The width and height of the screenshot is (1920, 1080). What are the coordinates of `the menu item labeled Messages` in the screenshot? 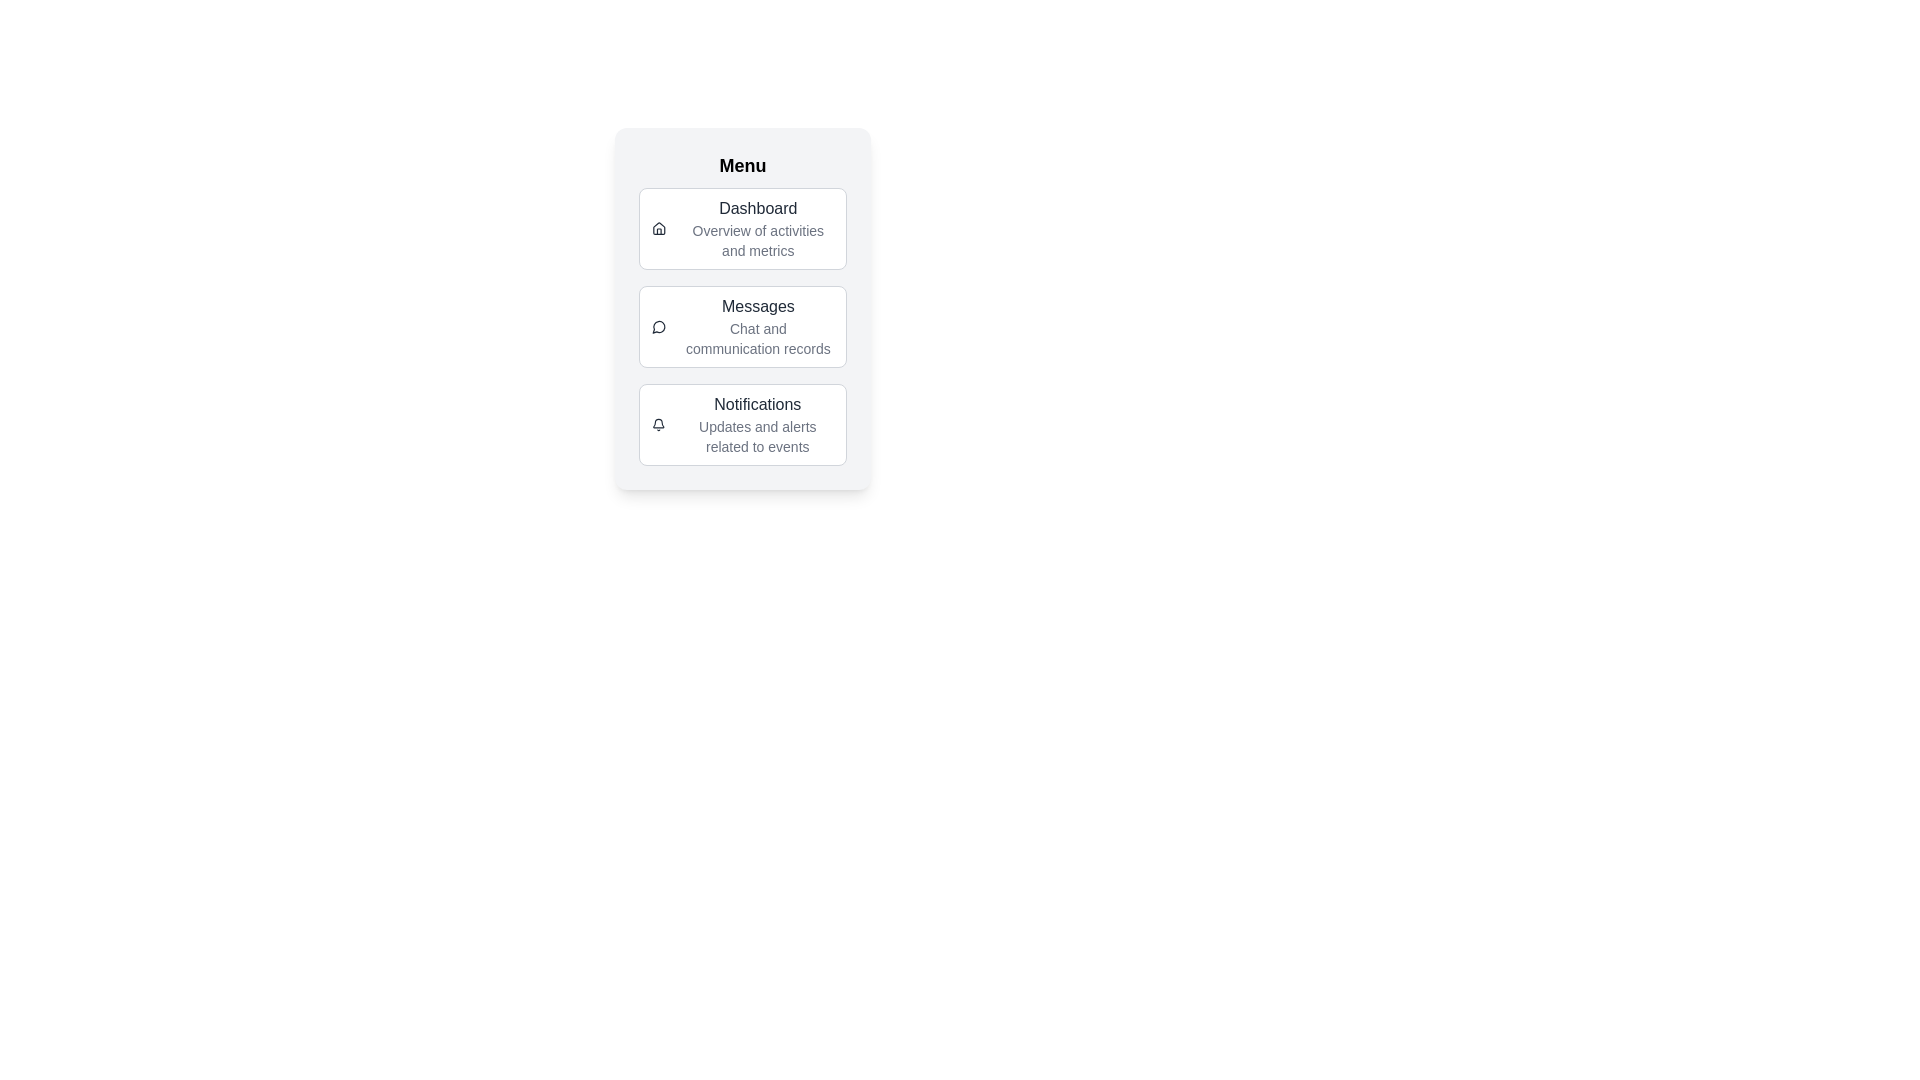 It's located at (742, 326).